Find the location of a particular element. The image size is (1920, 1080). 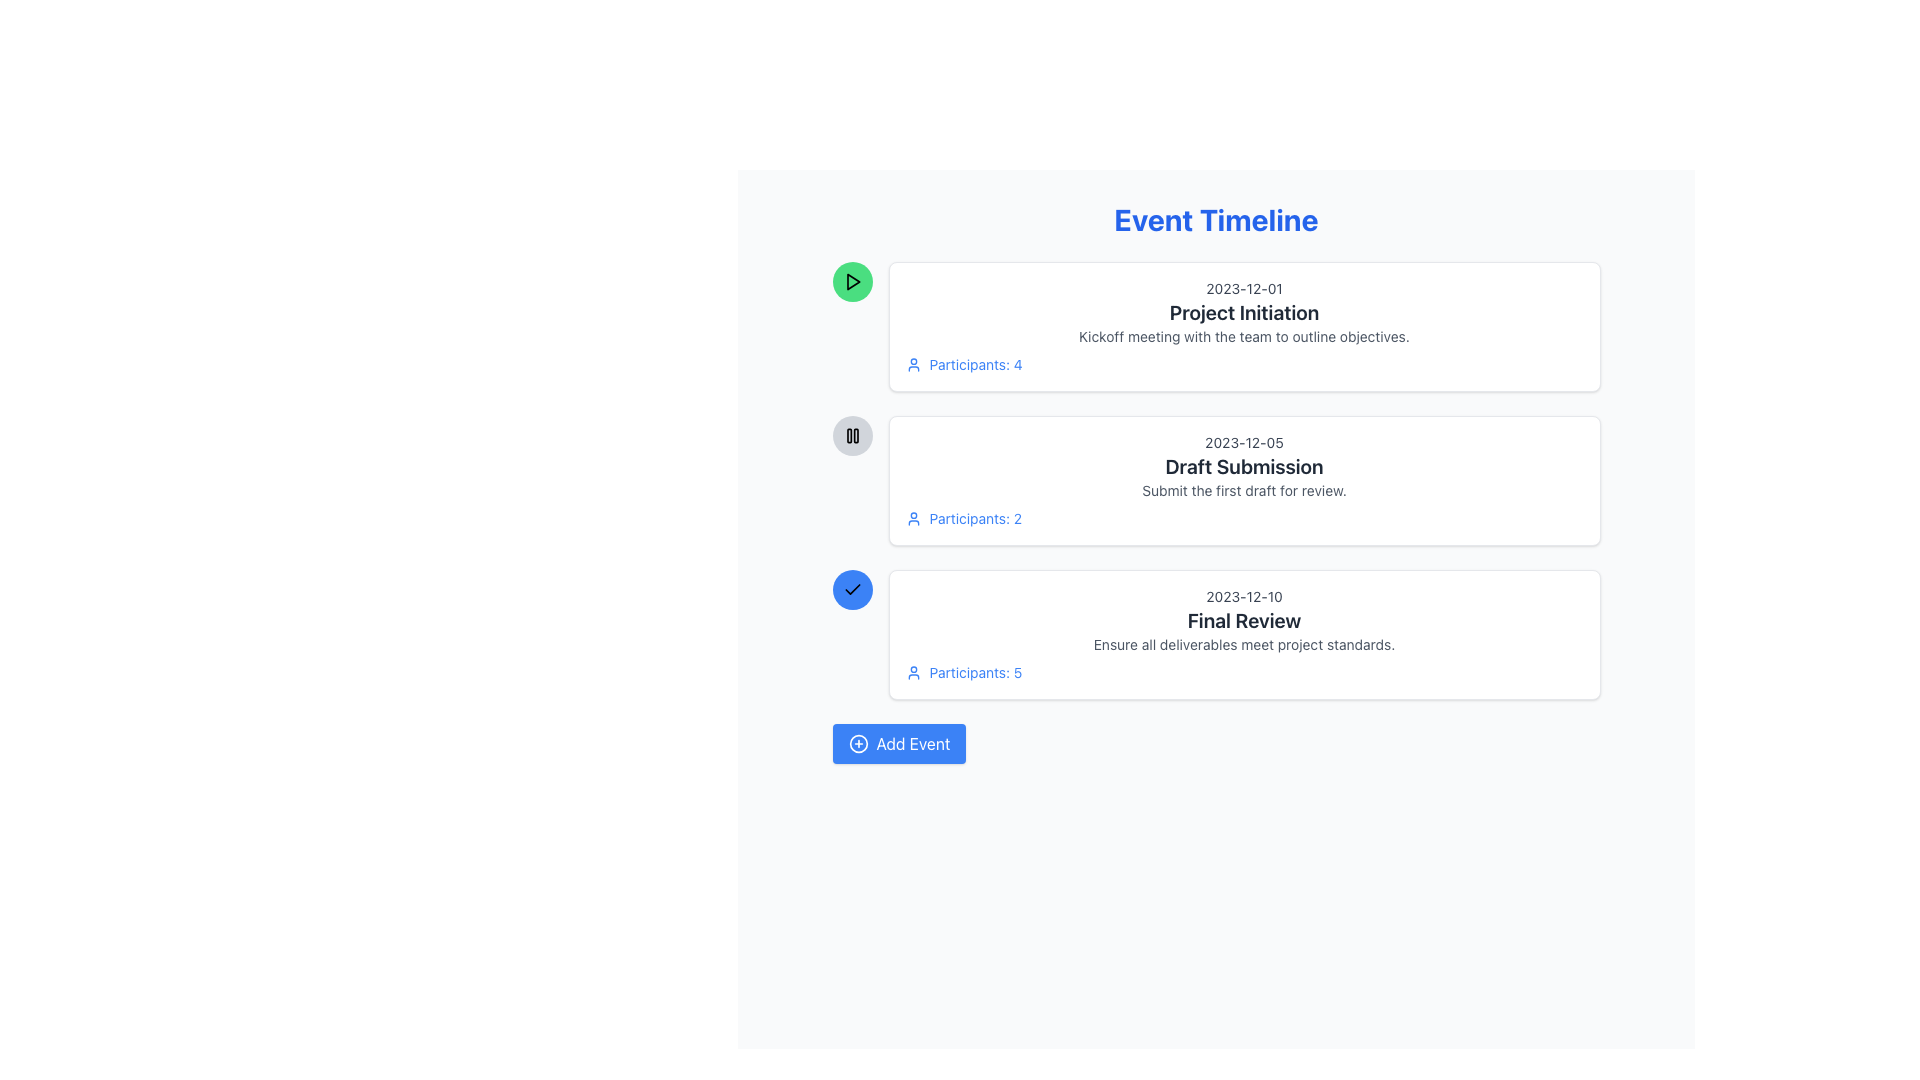

the triangular play button icon, filled with green and bordered by a thin black stroke, located within a circular green background at the far-left side of the top event in the timeline adjacent to the 'Project Initiation' event title for accessibility purposes is located at coordinates (852, 281).